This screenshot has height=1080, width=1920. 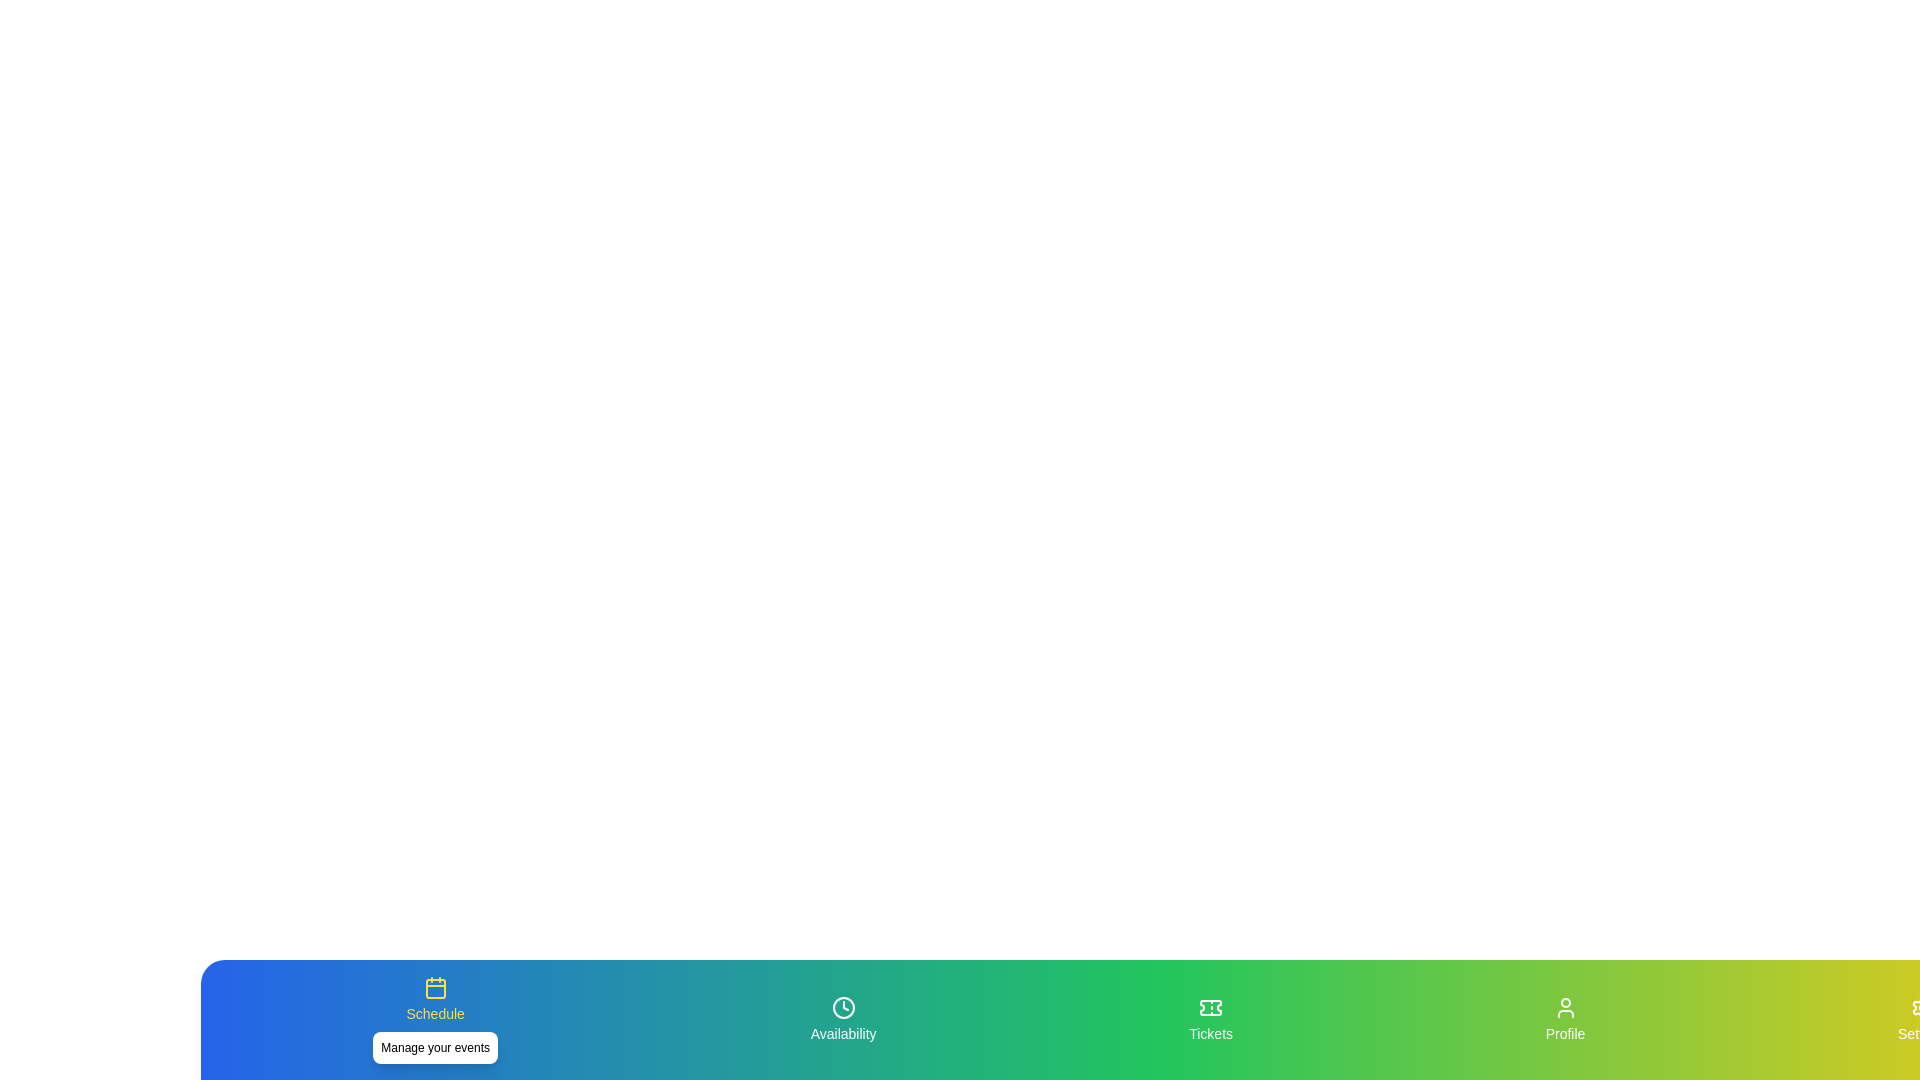 I want to click on the tab labeled 'Profile' to view its description, so click(x=1563, y=1019).